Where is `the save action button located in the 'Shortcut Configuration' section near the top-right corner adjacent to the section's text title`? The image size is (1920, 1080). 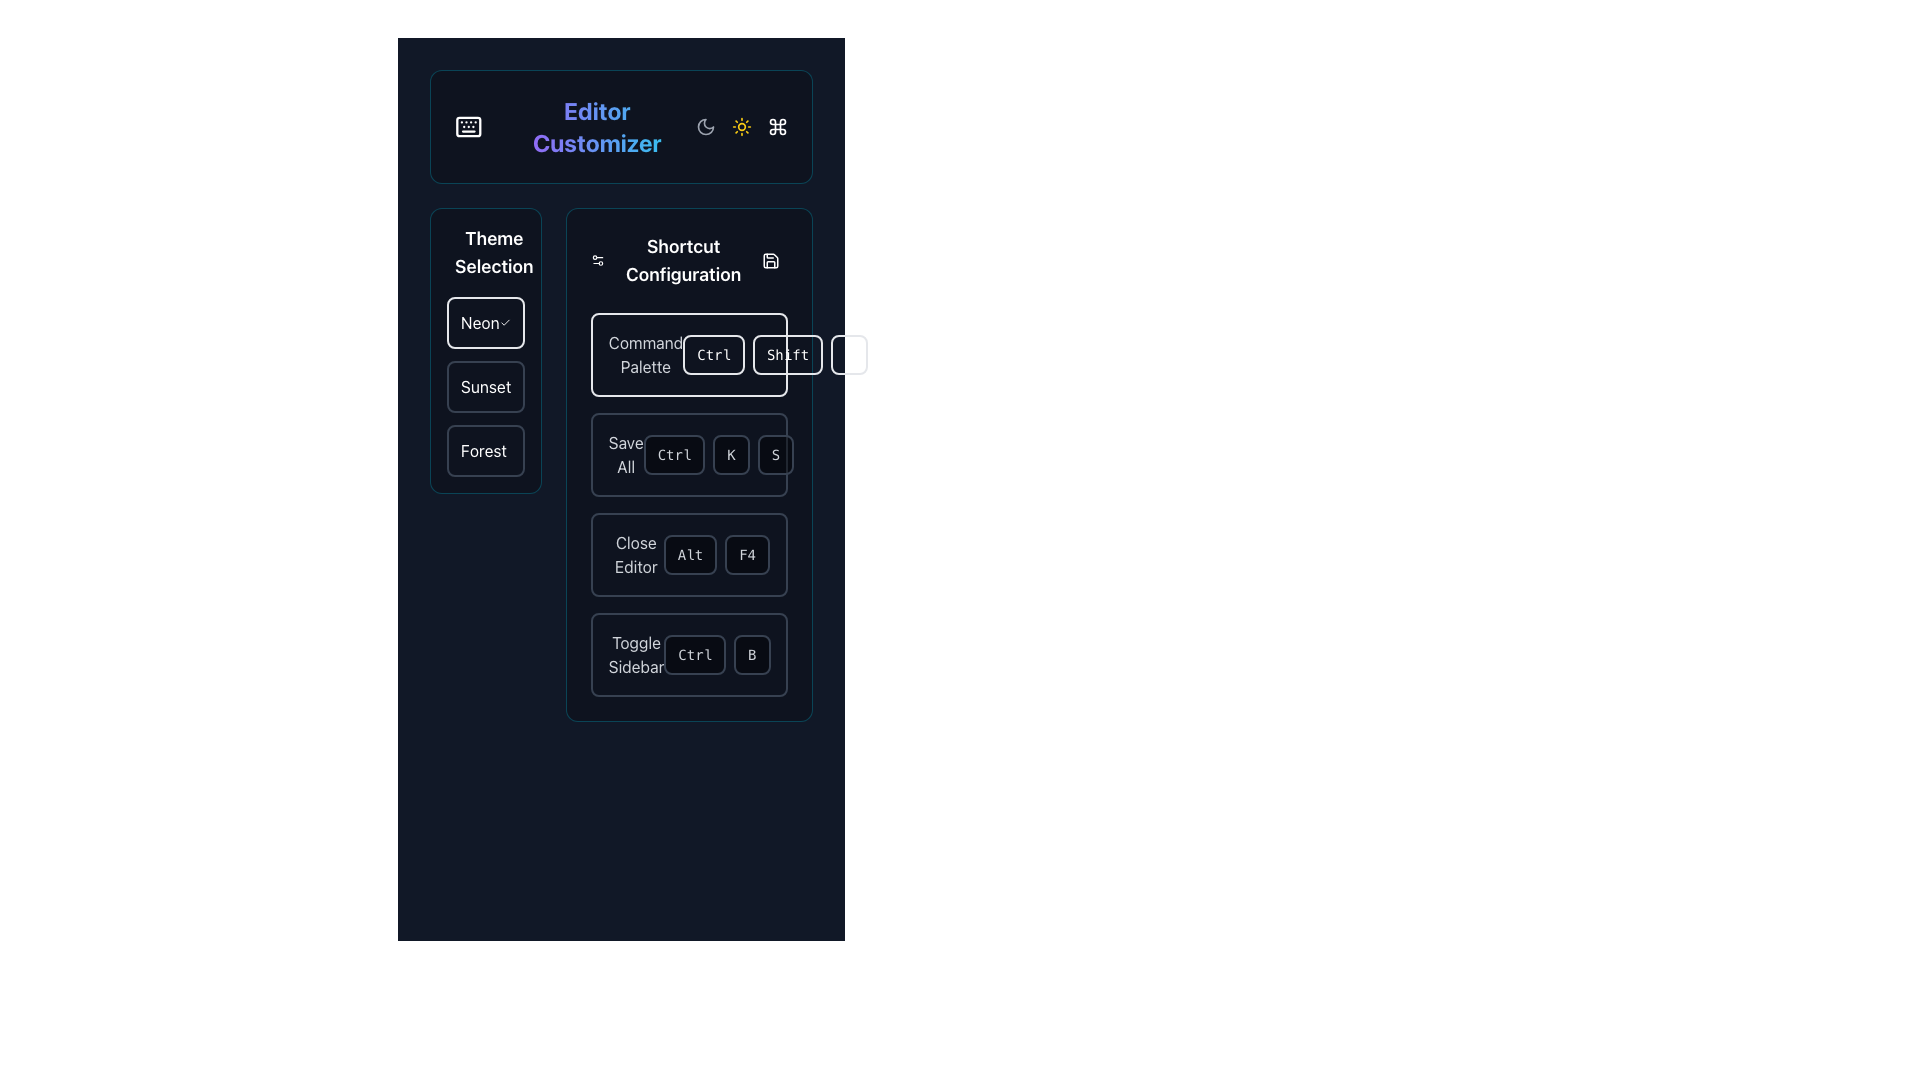
the save action button located in the 'Shortcut Configuration' section near the top-right corner adjacent to the section's text title is located at coordinates (770, 260).